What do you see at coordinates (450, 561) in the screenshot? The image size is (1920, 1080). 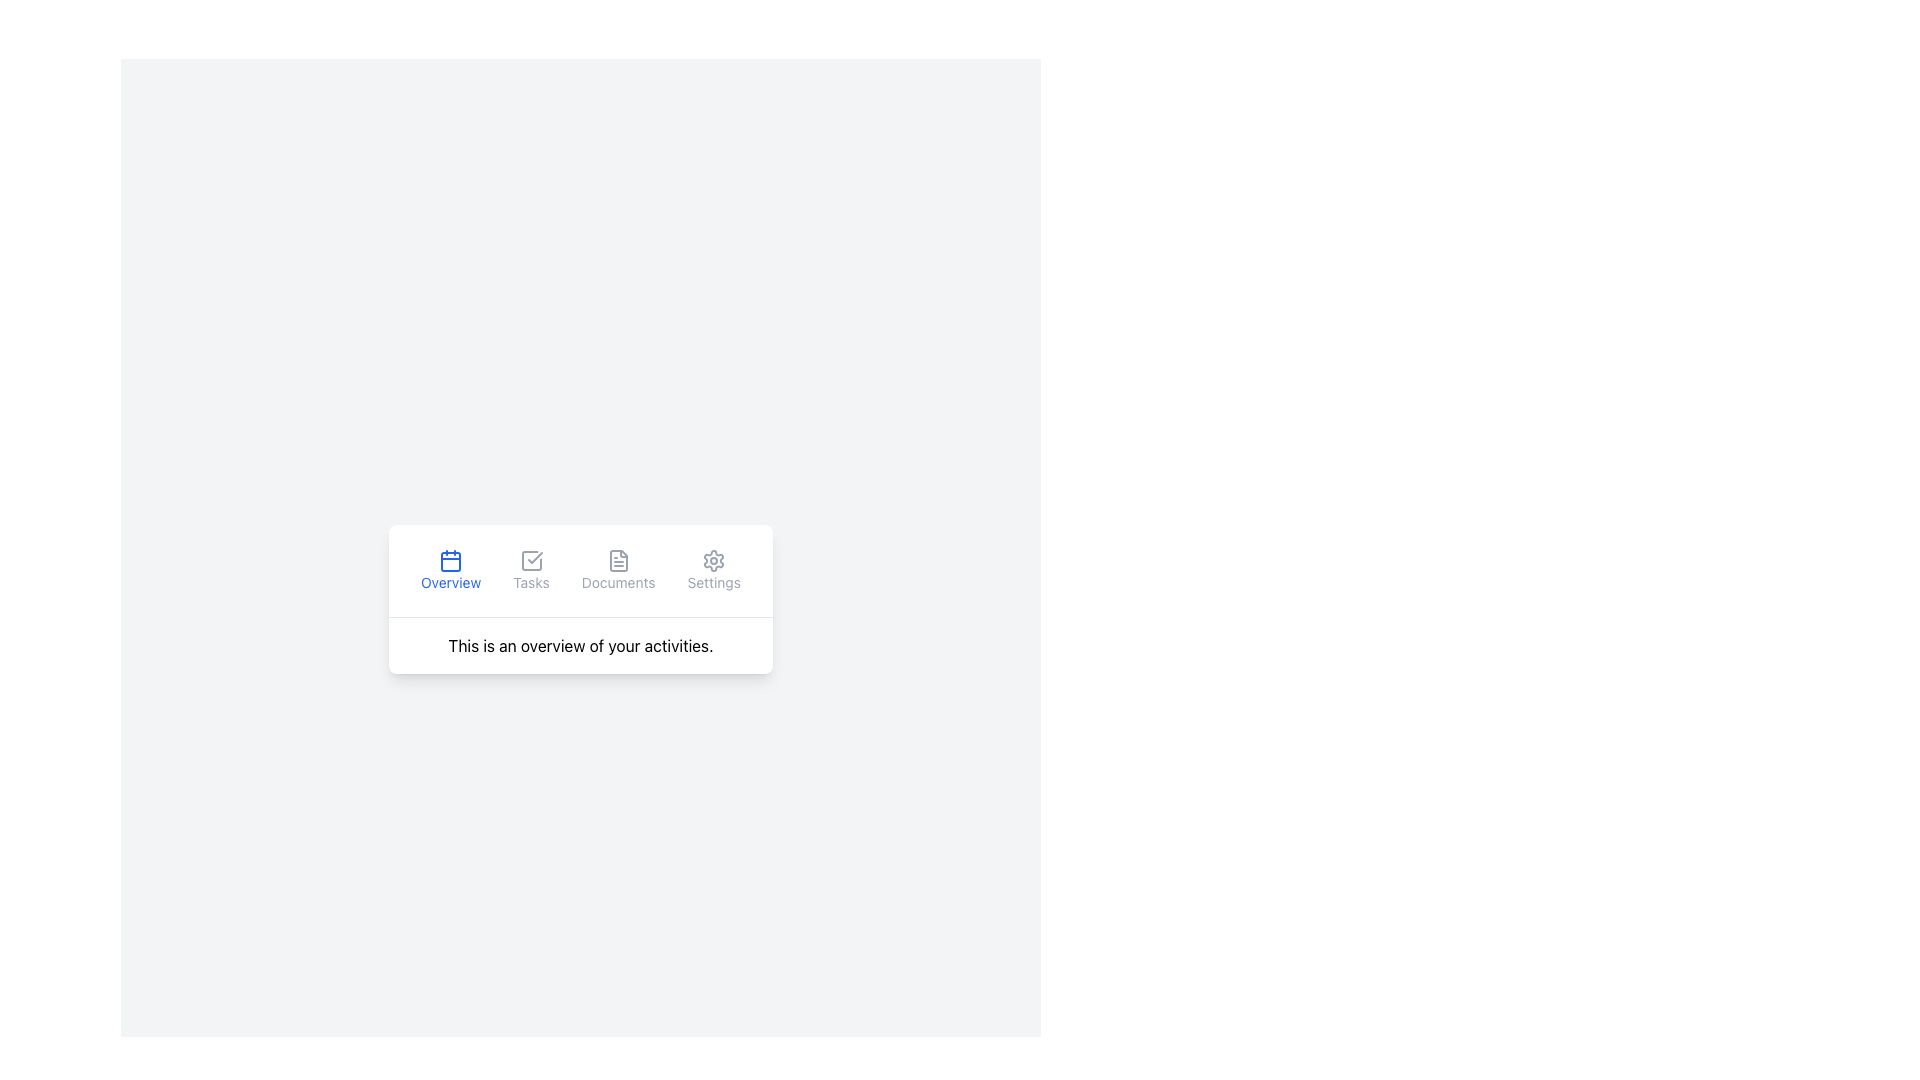 I see `the filled rectangle within the calendar icon that indicates the active state of the 'Overview' tab in the bottom navigation menu` at bounding box center [450, 561].